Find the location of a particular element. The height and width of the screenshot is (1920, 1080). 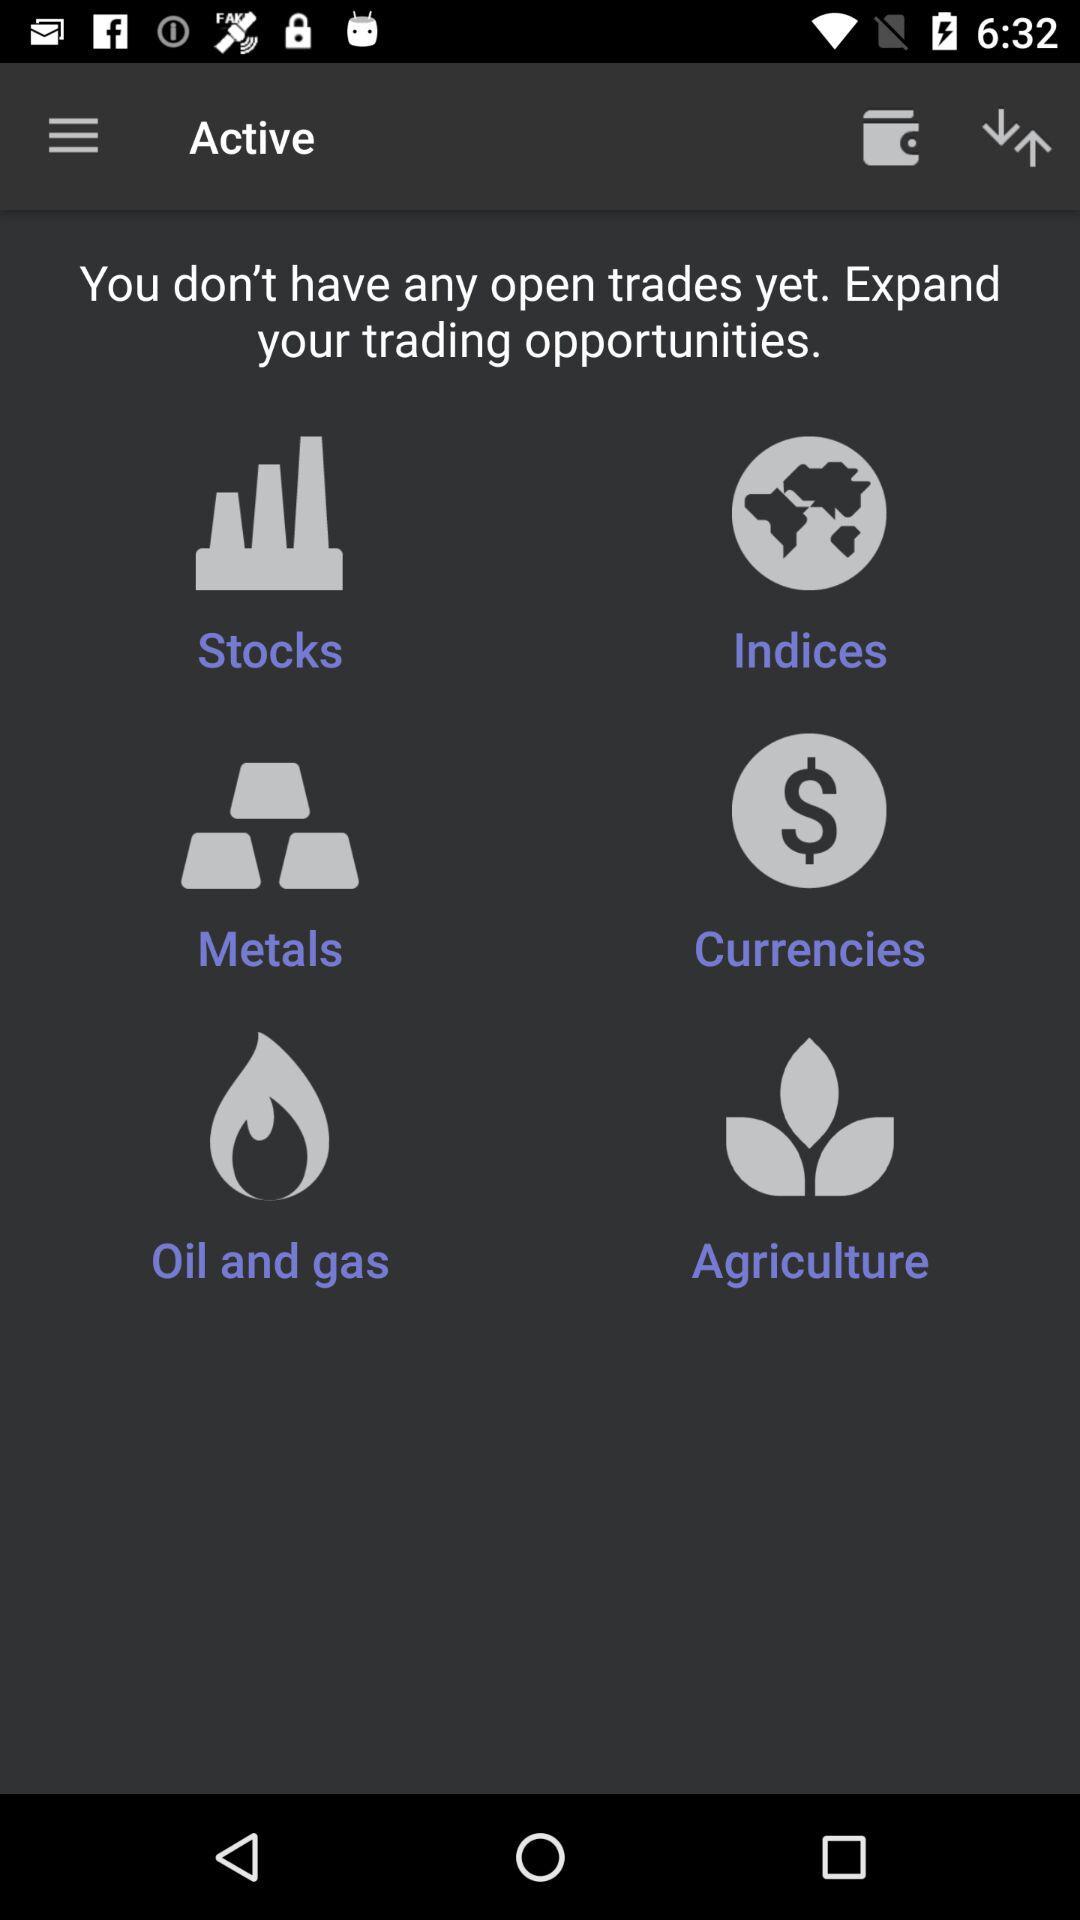

currencies is located at coordinates (810, 856).